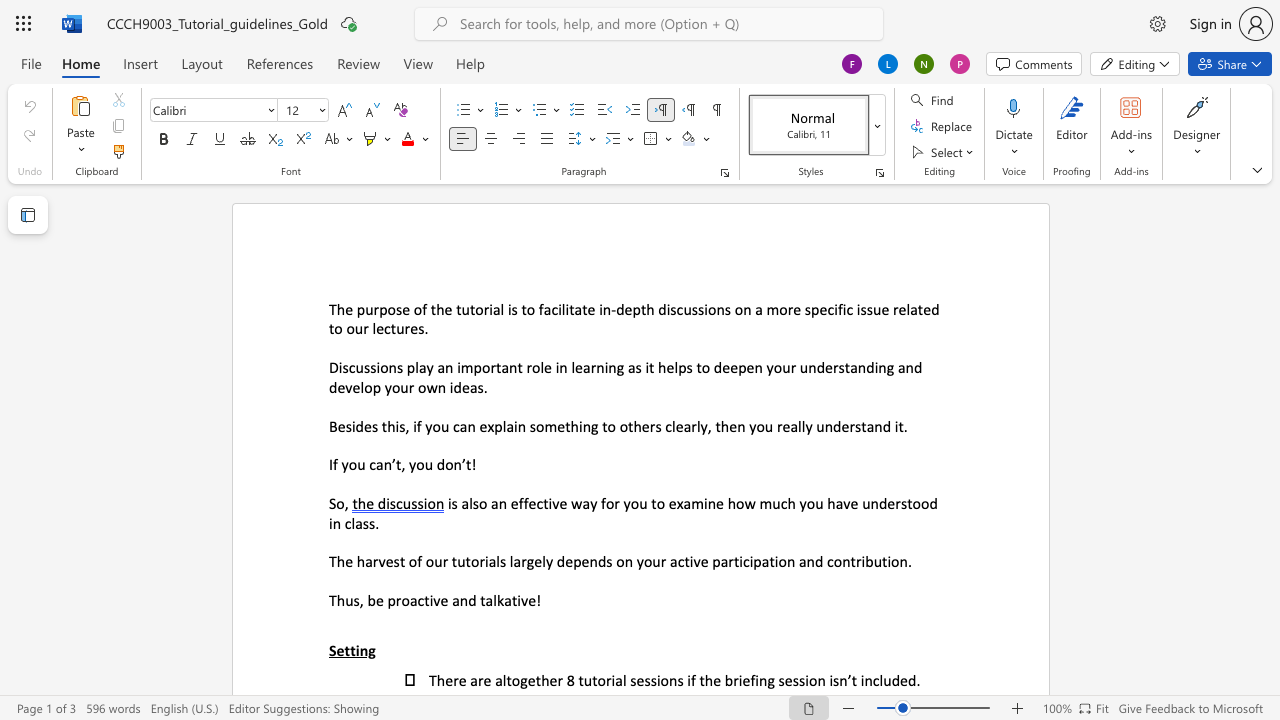 This screenshot has width=1280, height=720. I want to click on the space between the continuous character "i" and "o" in the text, so click(381, 367).